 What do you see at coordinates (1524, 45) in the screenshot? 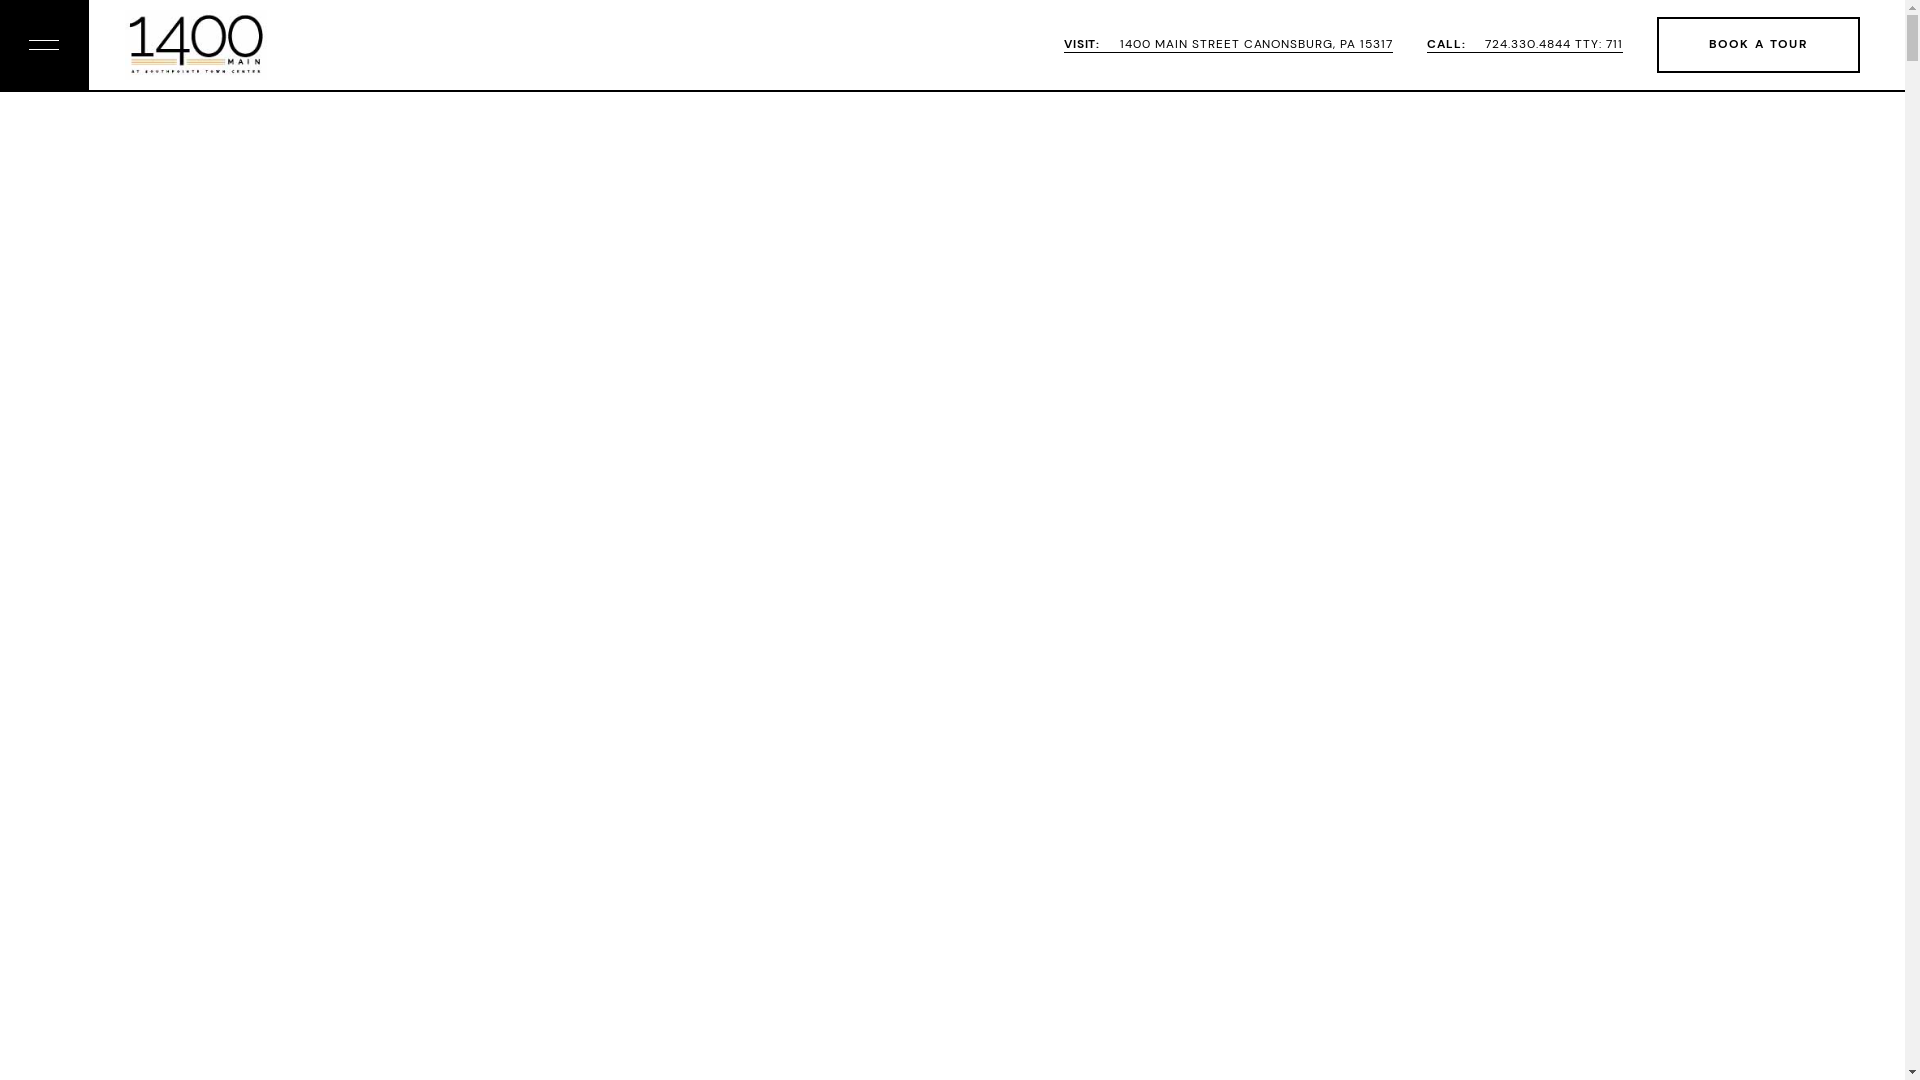
I see `'CALL:     724.330.4844 TTY: 711'` at bounding box center [1524, 45].